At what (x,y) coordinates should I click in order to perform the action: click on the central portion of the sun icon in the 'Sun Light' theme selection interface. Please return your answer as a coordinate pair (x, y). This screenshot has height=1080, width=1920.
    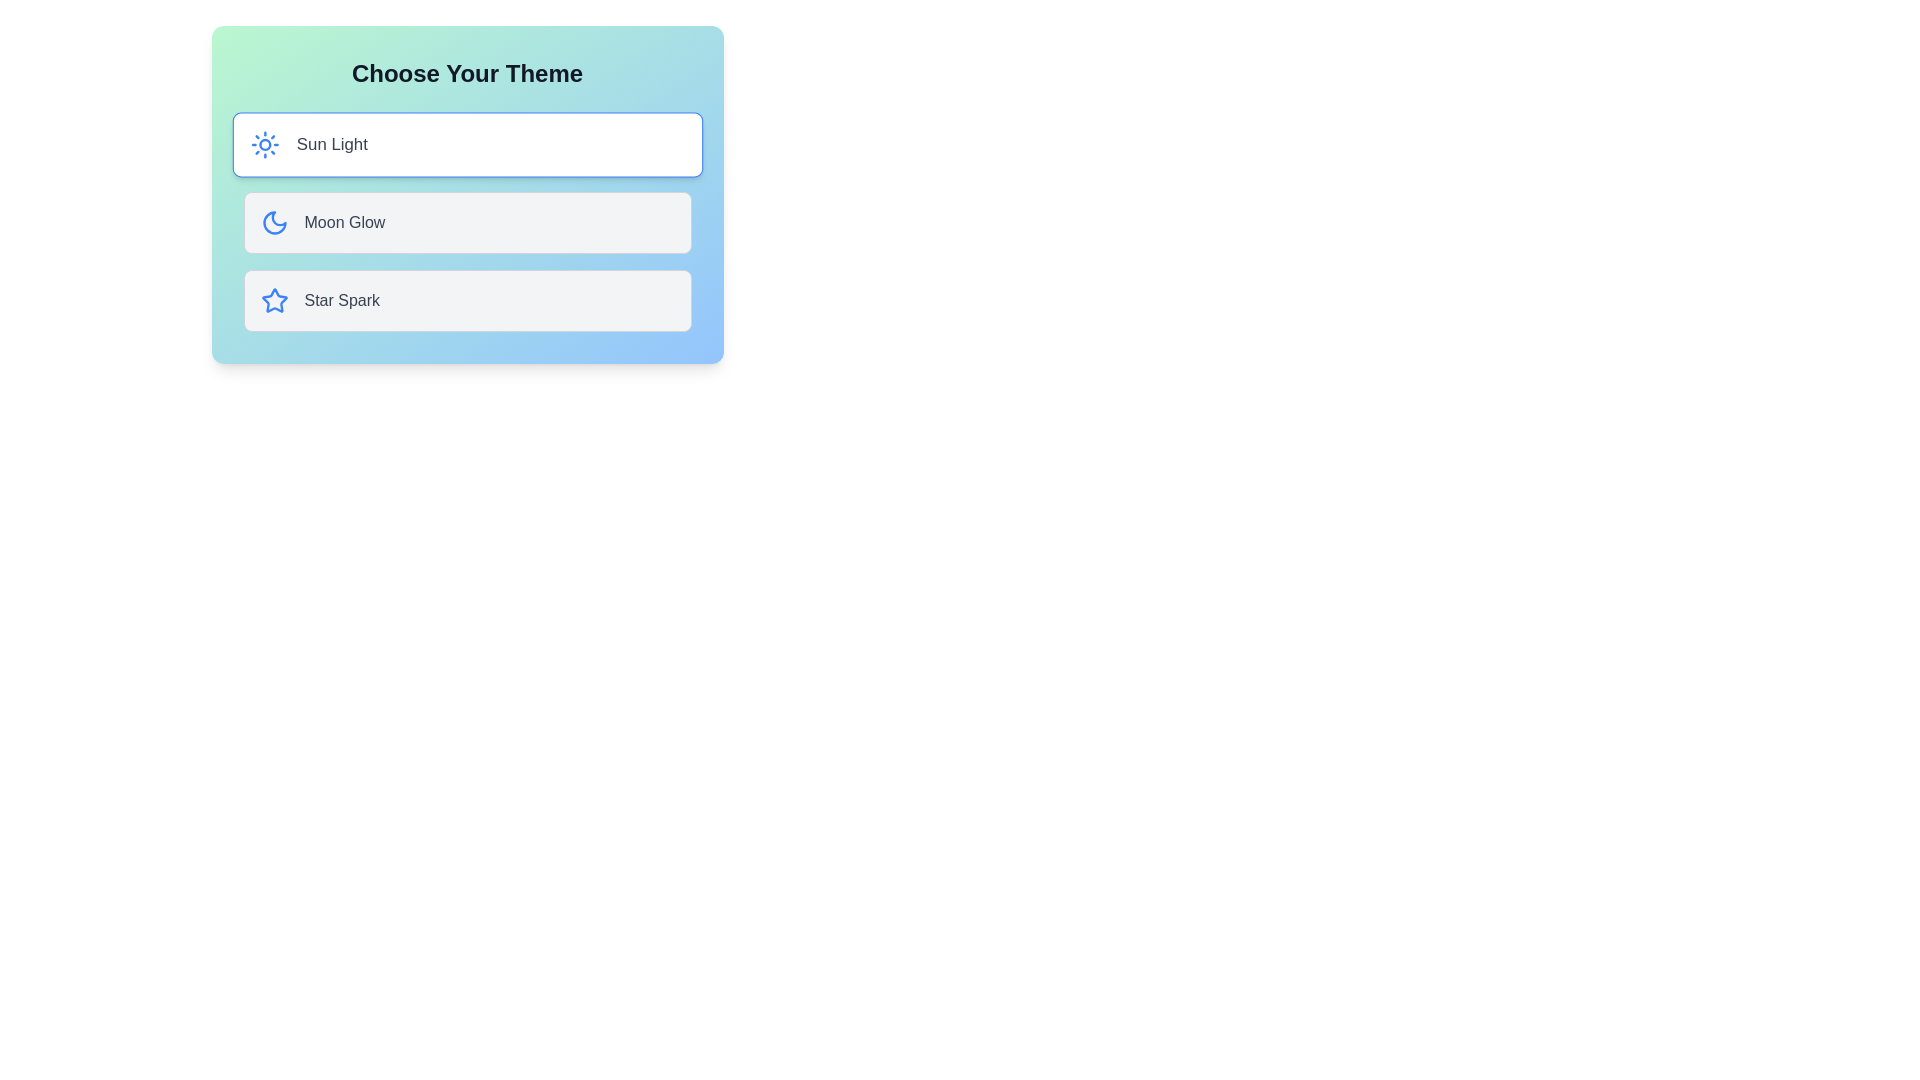
    Looking at the image, I should click on (263, 144).